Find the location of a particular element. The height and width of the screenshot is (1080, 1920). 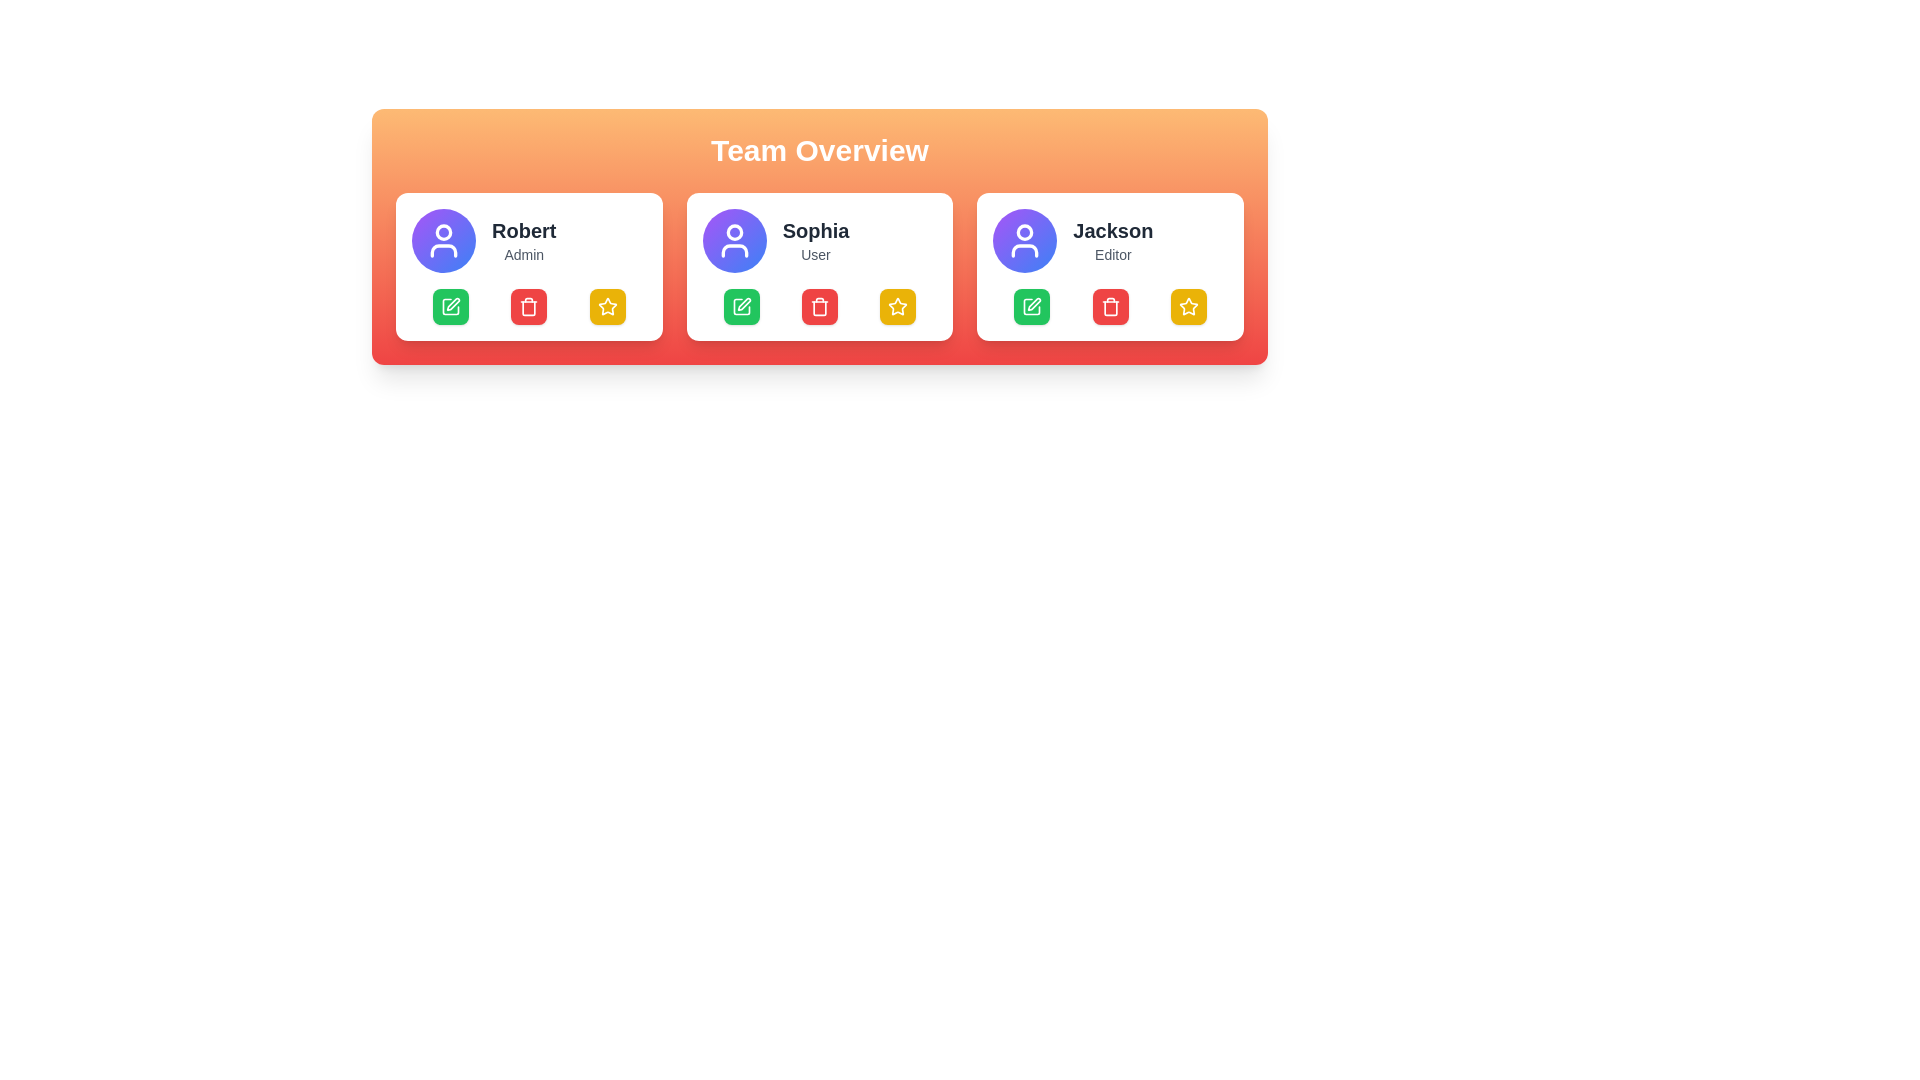

the user name 'Sophia' displayed in the middle user card is located at coordinates (816, 230).